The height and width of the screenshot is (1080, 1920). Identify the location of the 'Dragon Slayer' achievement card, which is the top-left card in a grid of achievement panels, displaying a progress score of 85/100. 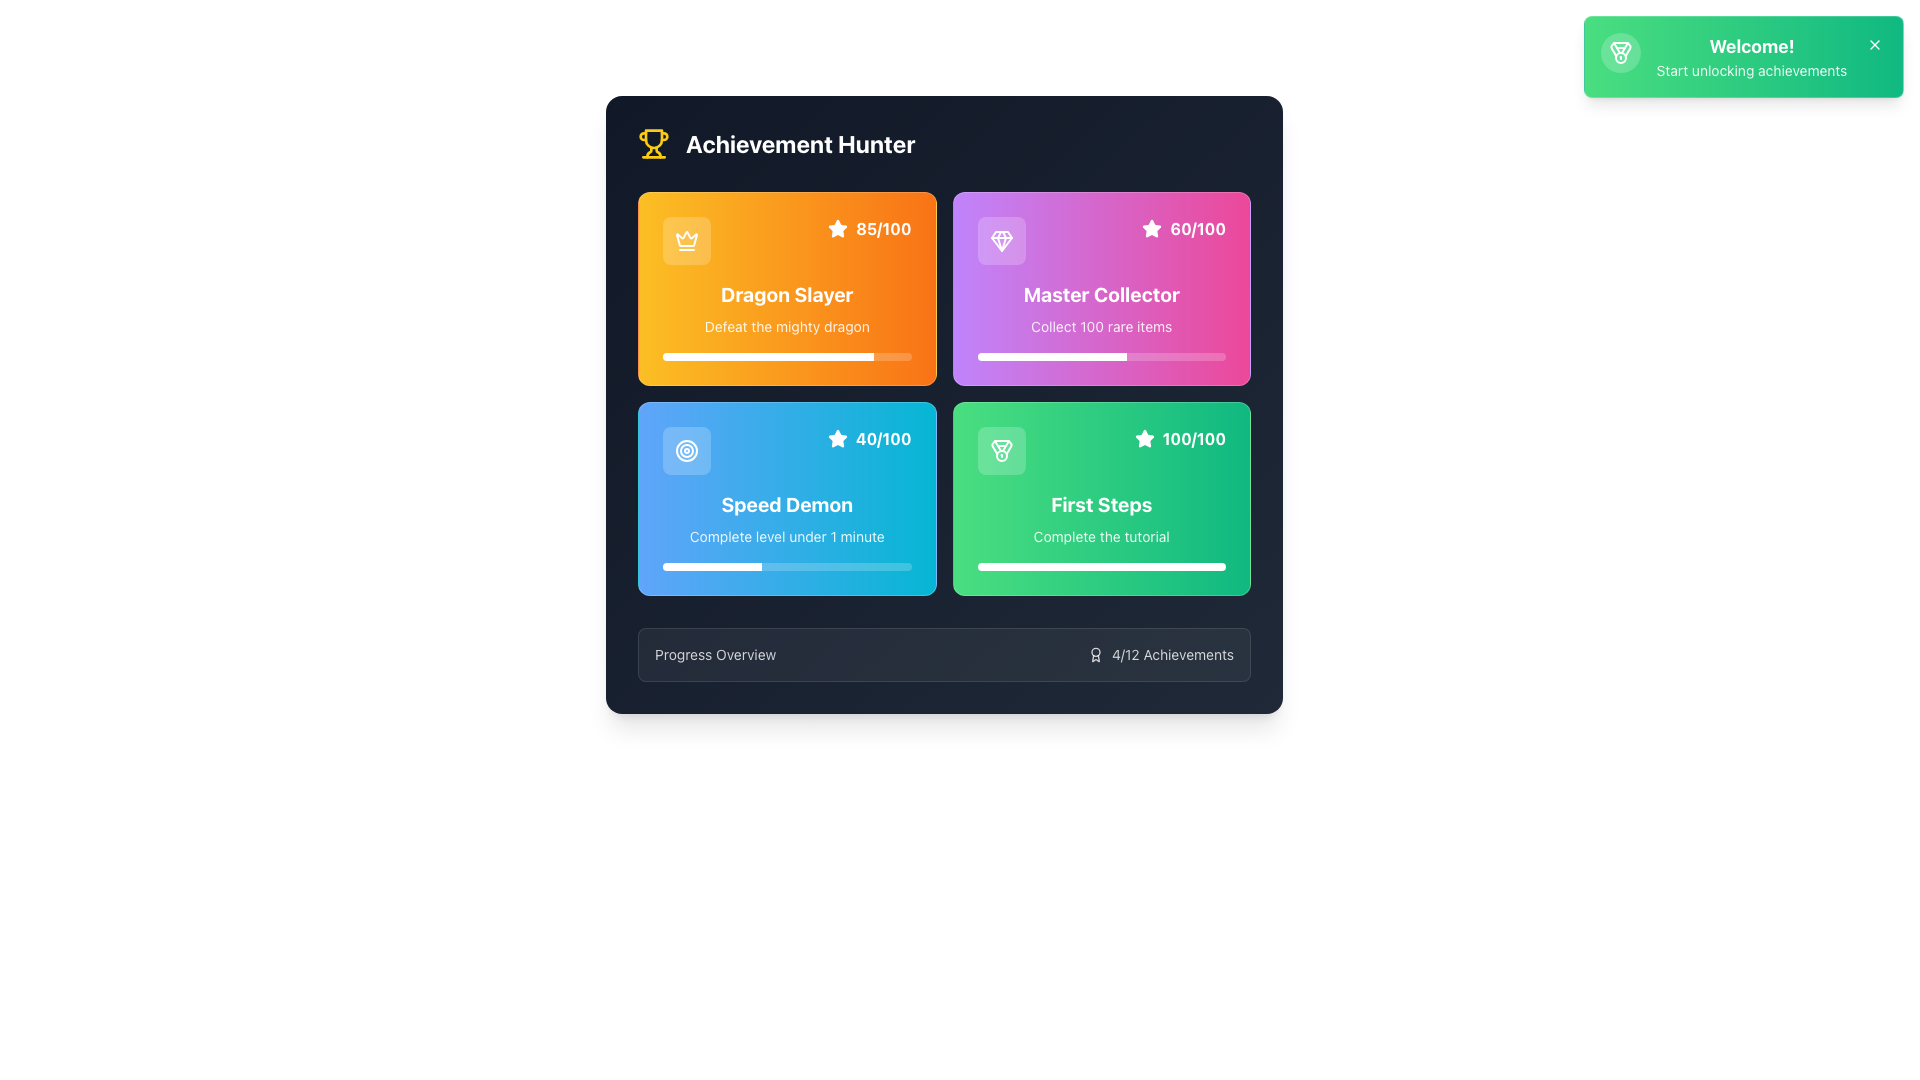
(786, 289).